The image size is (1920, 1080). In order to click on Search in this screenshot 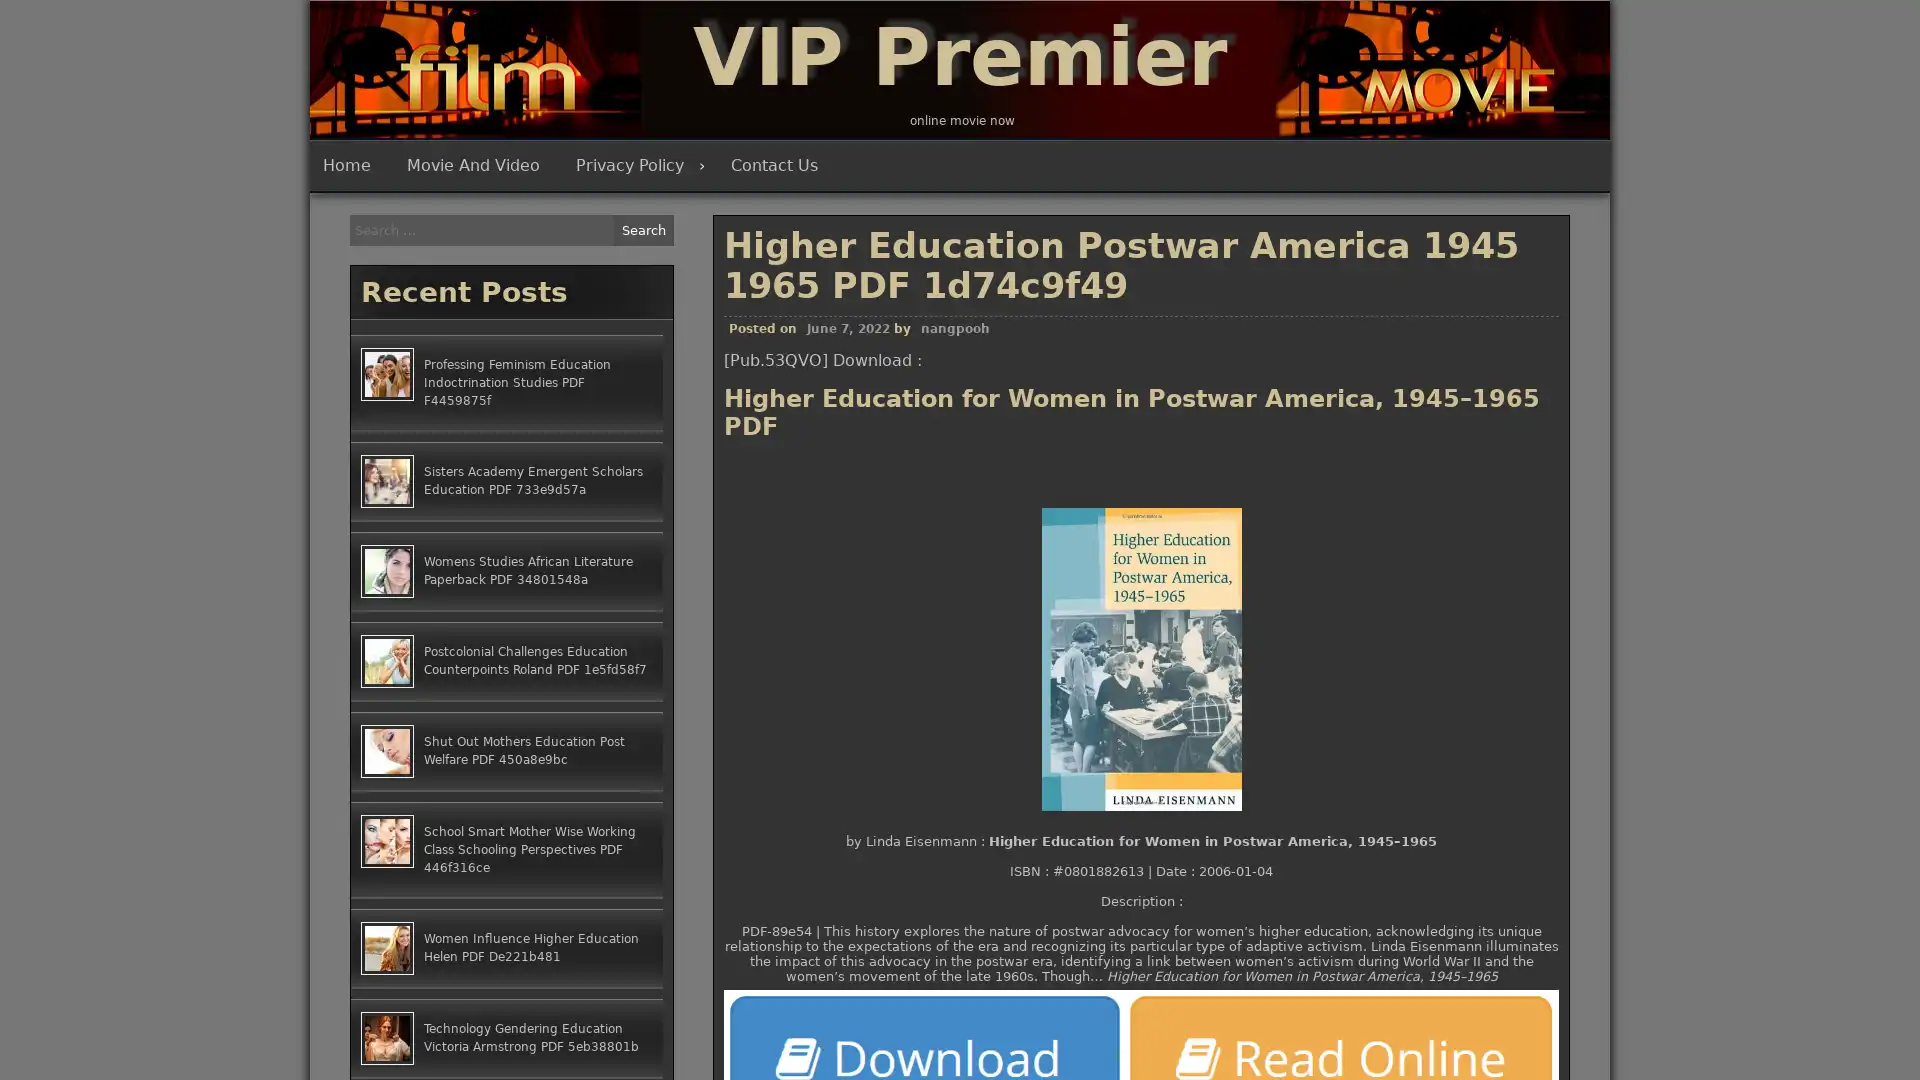, I will do `click(643, 229)`.